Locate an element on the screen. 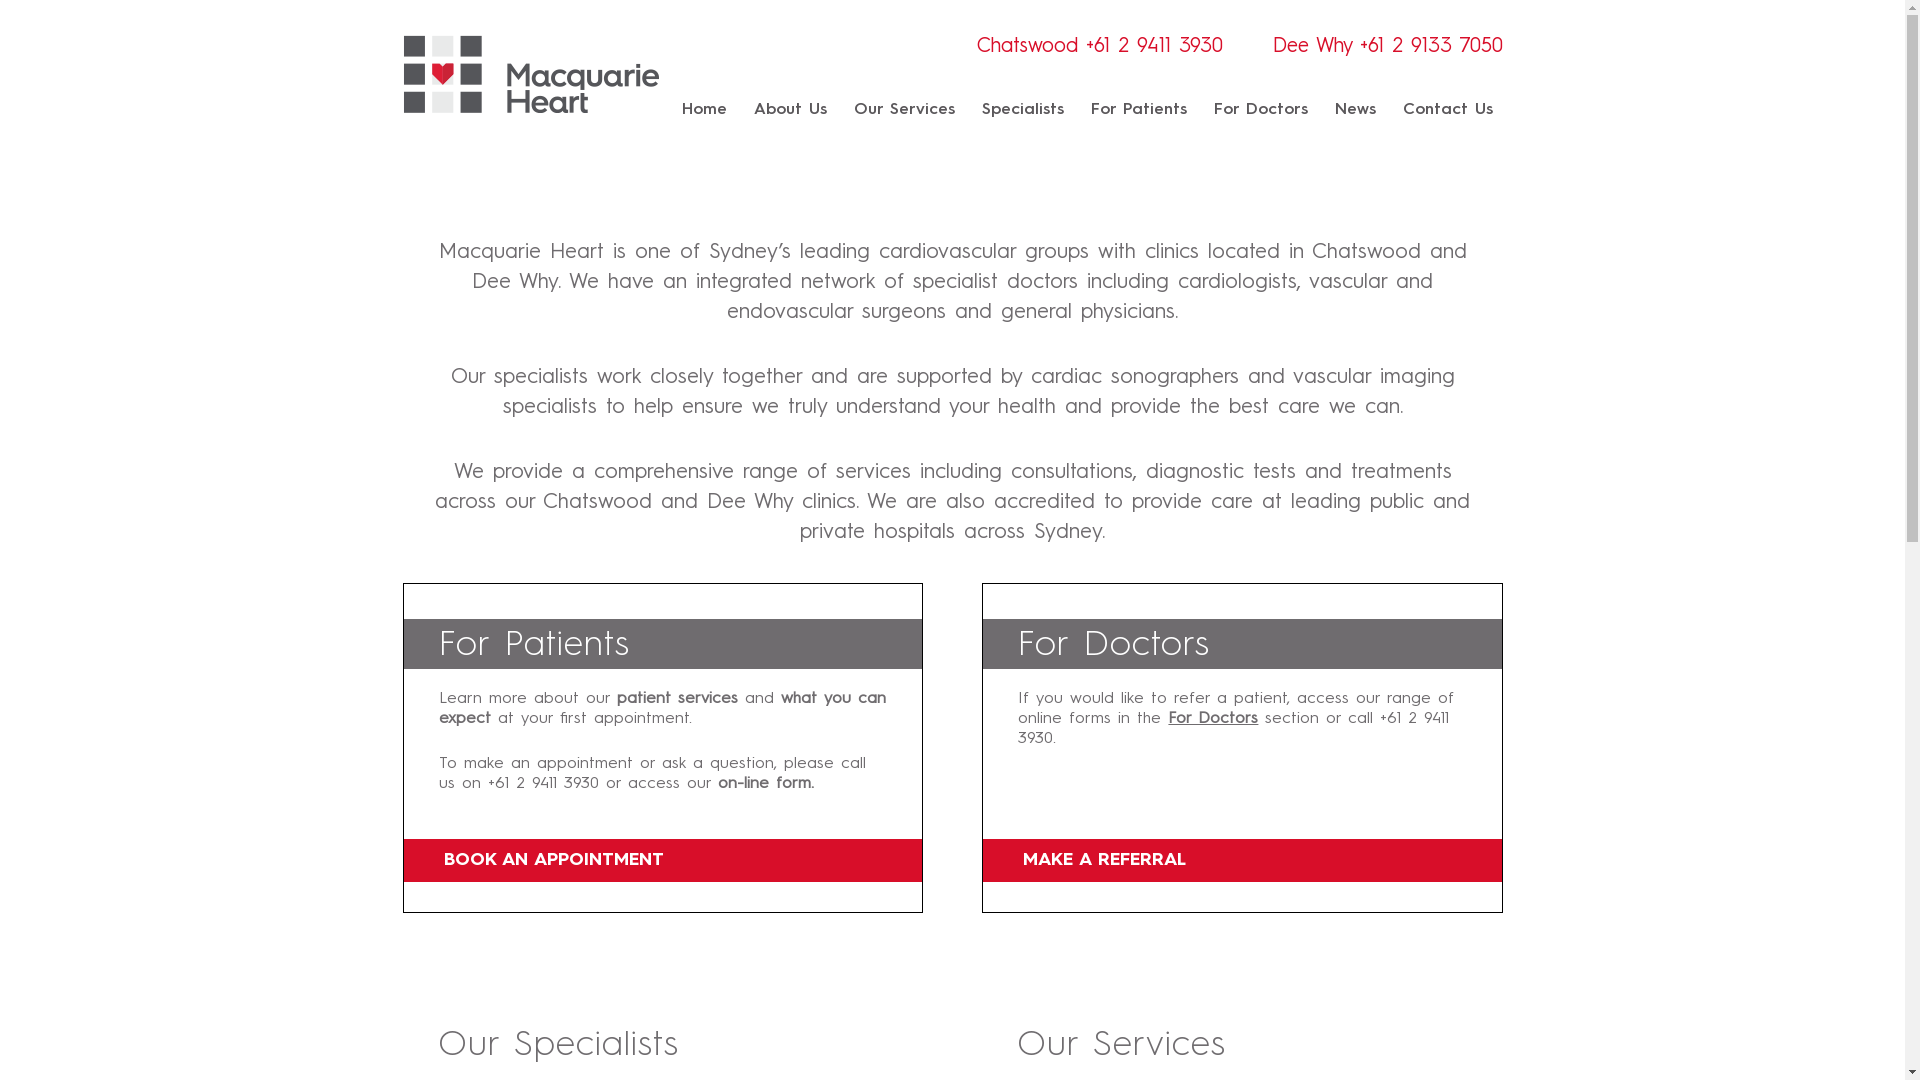 Image resolution: width=1920 pixels, height=1080 pixels. 'Contact Us' is located at coordinates (1400, 110).